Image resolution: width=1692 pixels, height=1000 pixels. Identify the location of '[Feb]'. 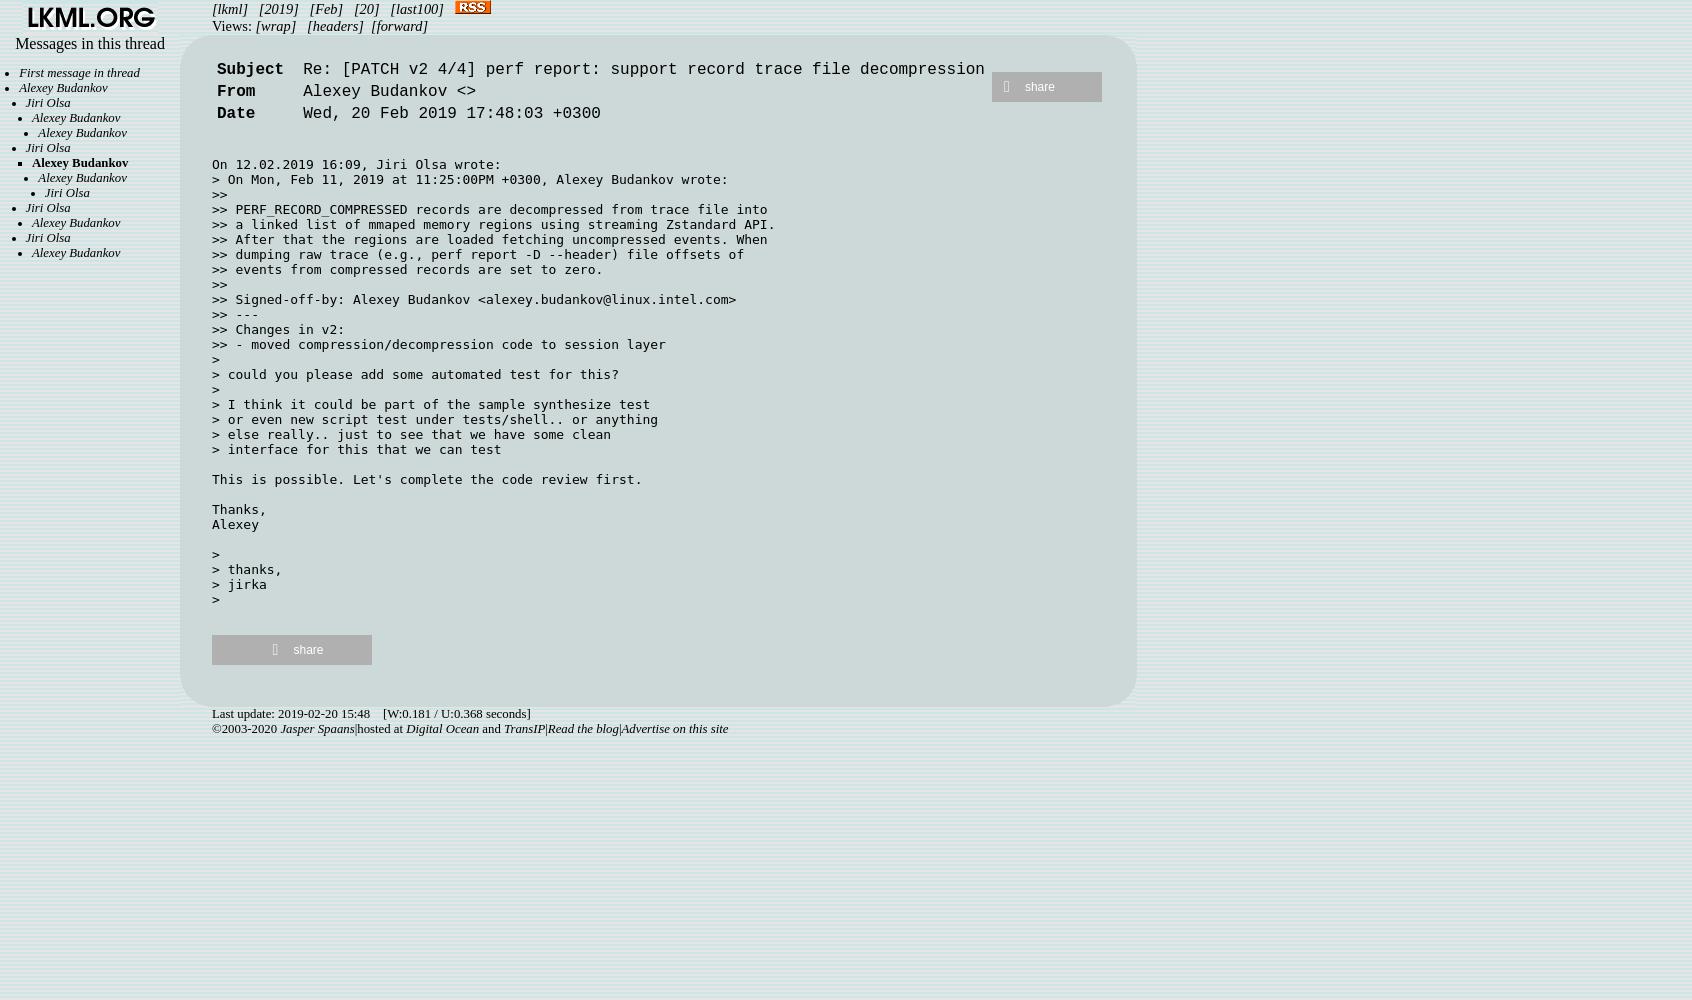
(325, 9).